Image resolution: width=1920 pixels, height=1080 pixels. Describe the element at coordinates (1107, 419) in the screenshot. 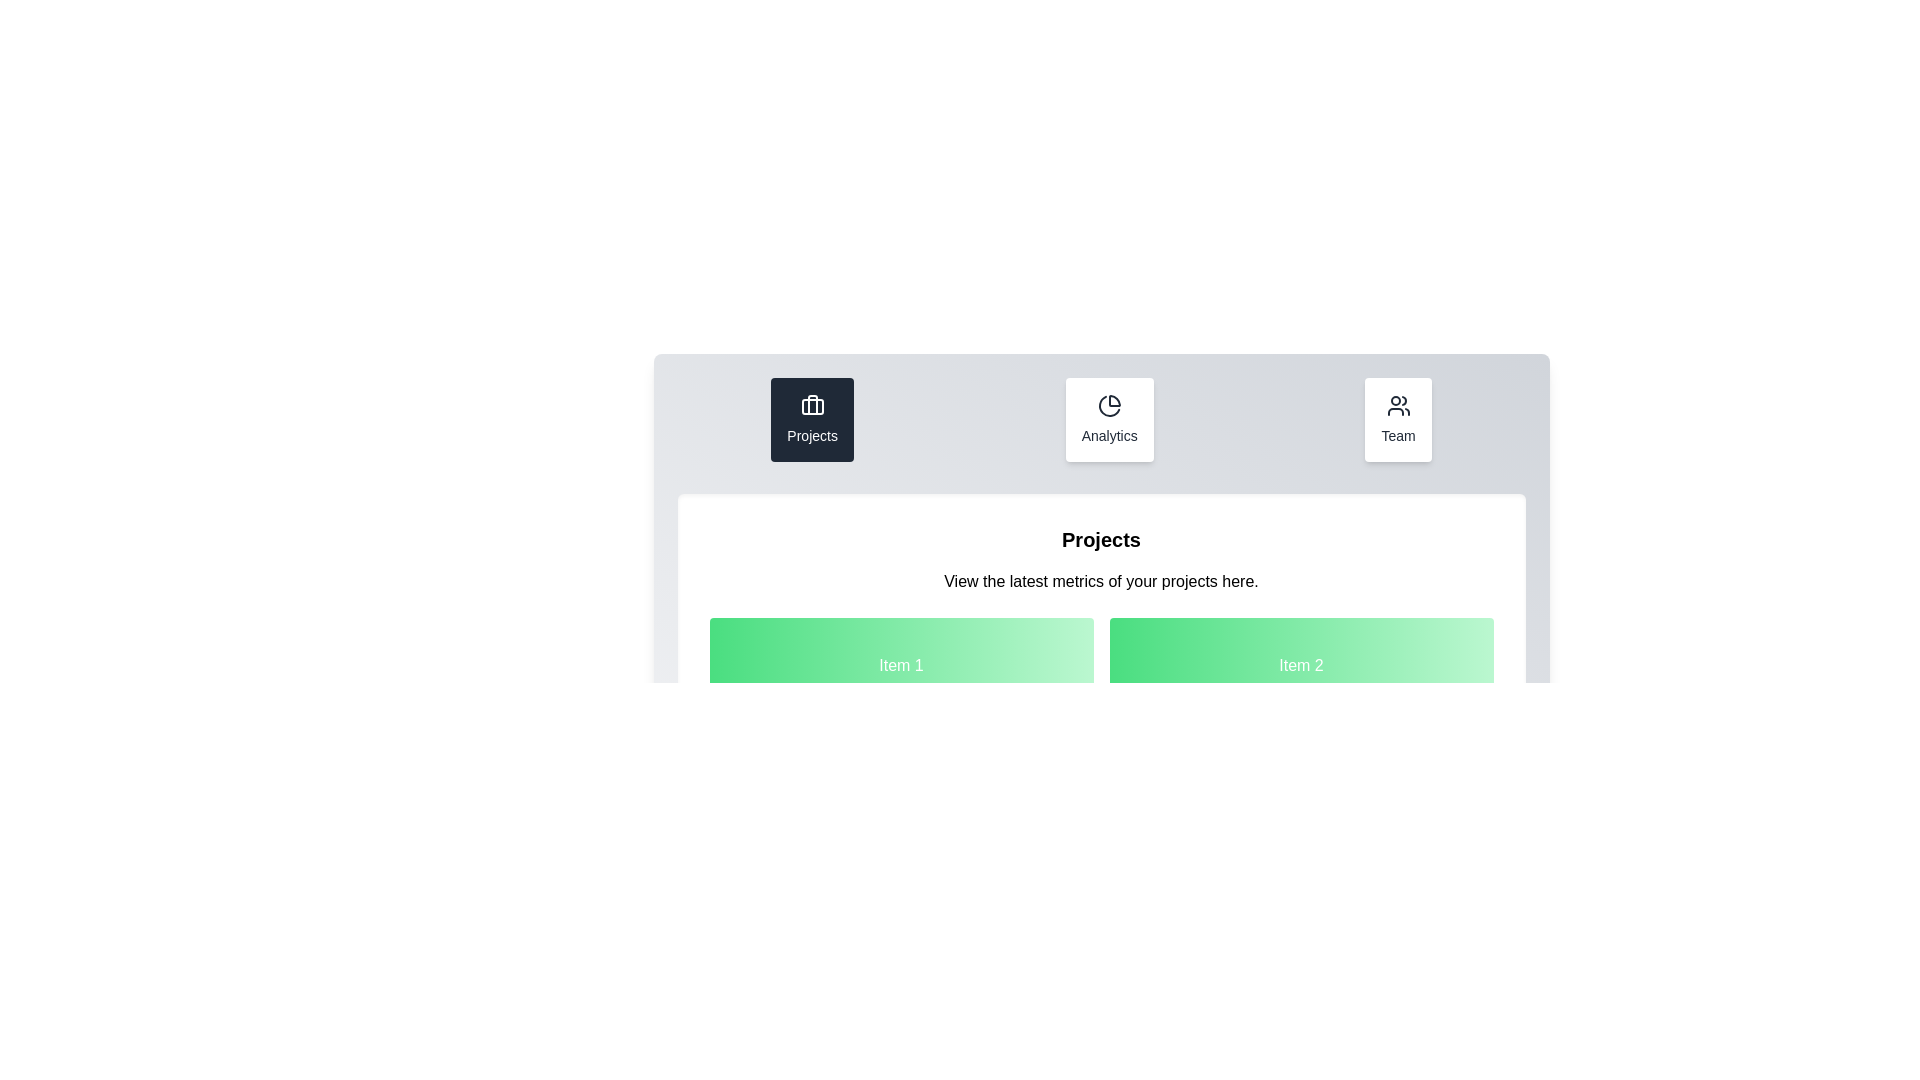

I see `the Analytics tab to activate it` at that location.